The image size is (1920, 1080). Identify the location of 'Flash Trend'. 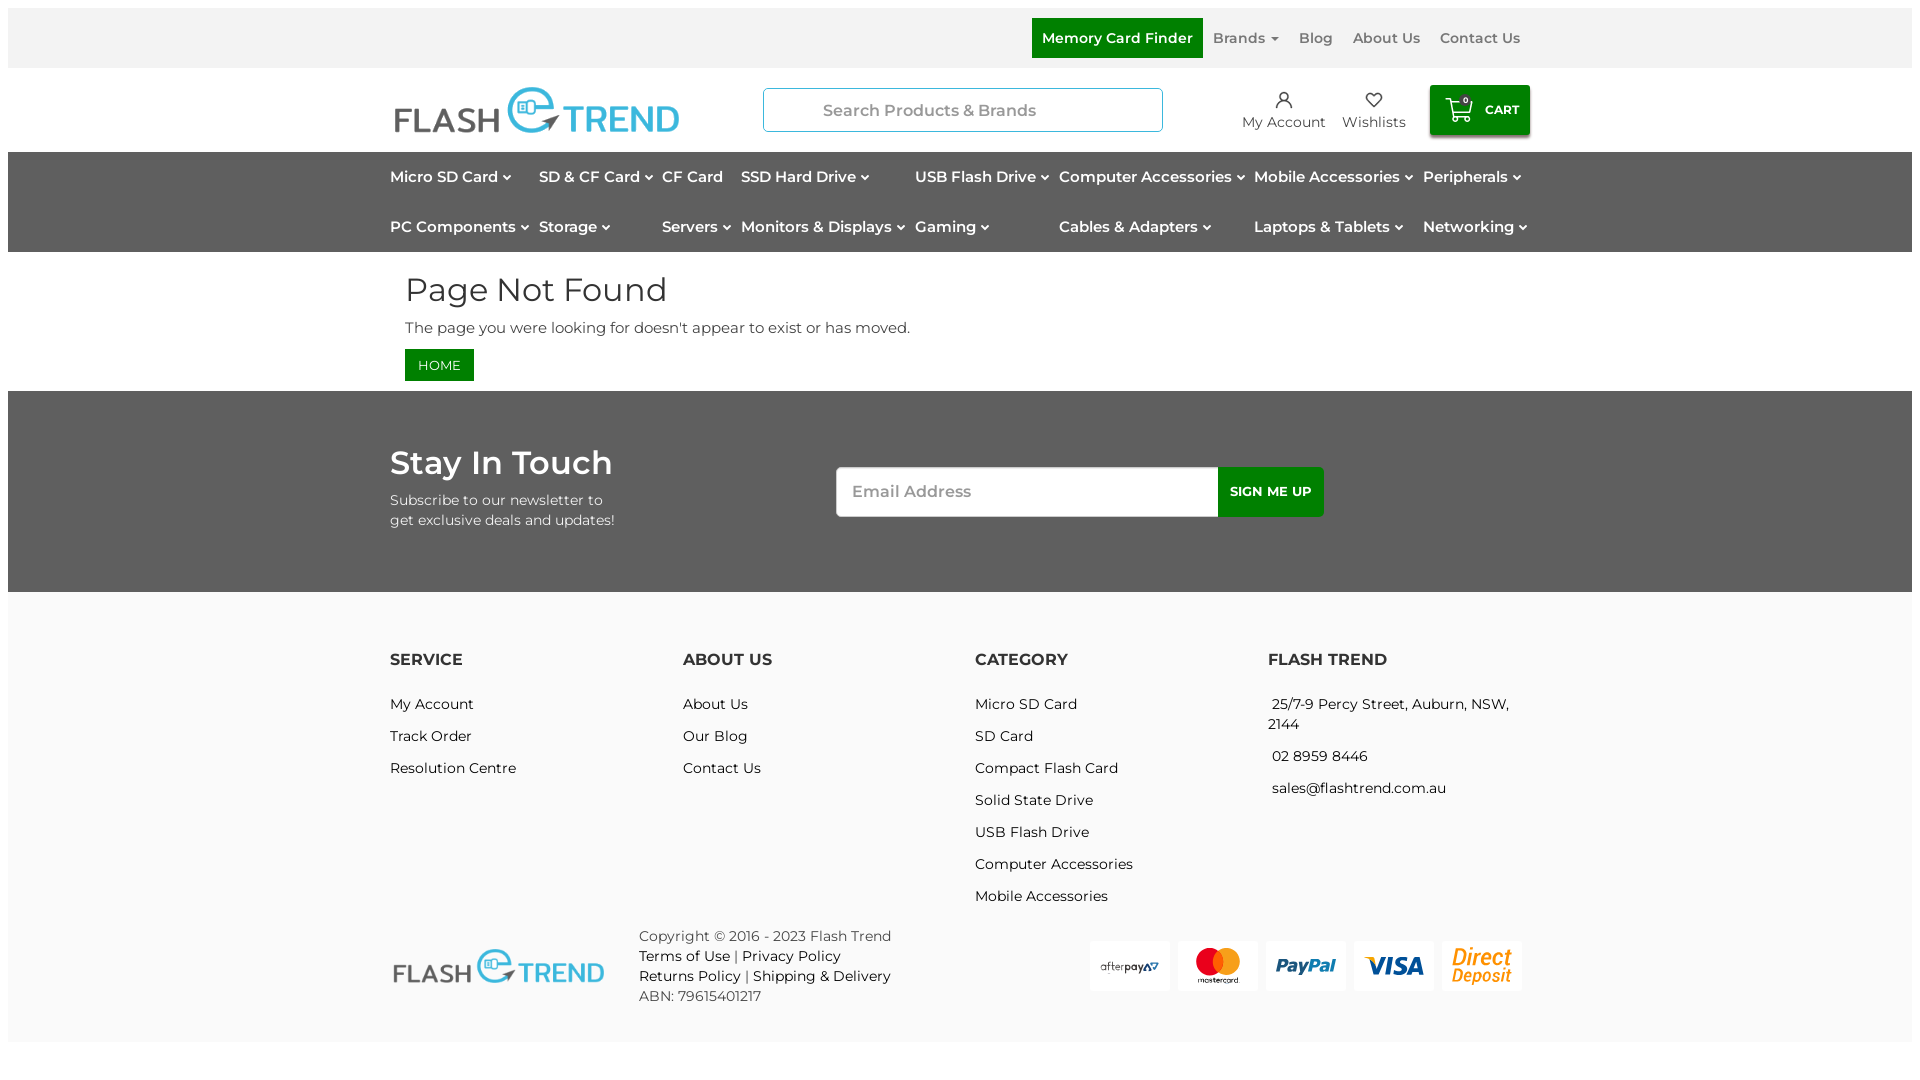
(536, 110).